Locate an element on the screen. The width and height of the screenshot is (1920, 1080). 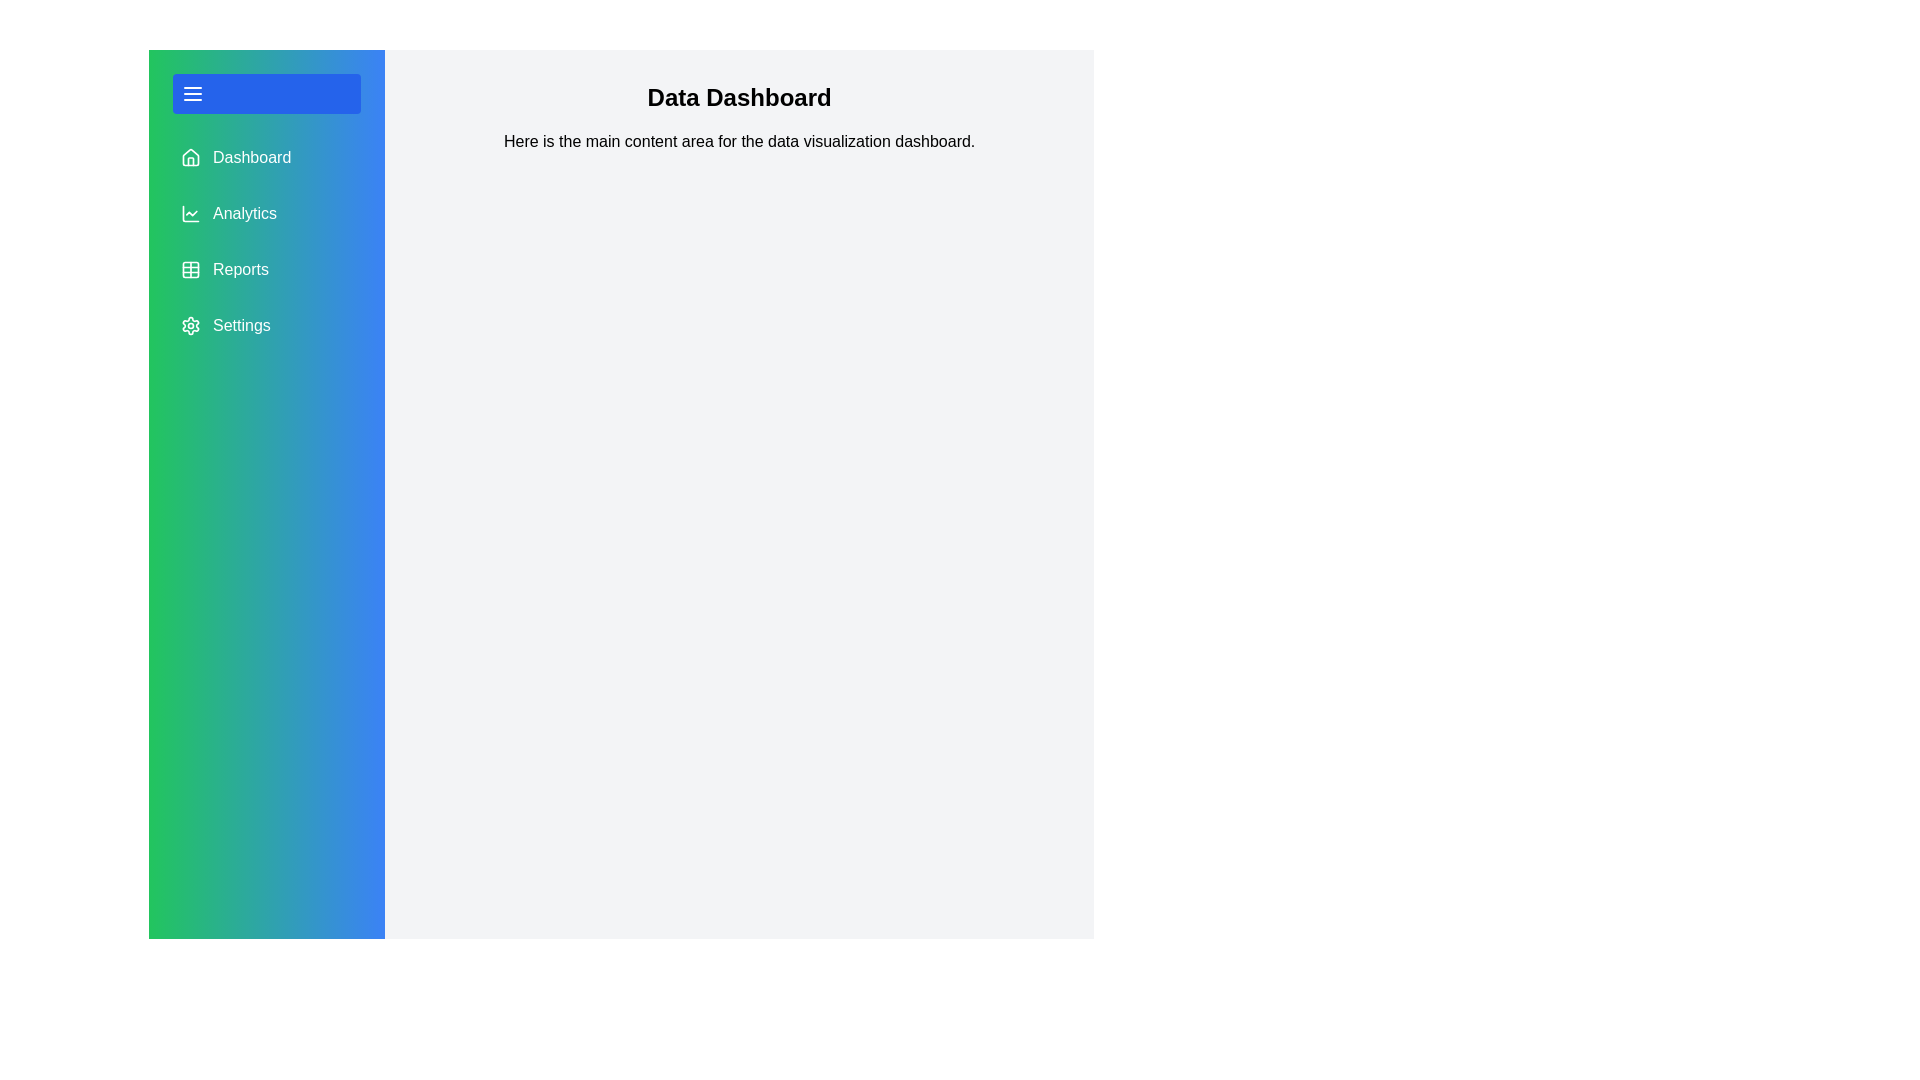
the menu item Settings in the side drawer is located at coordinates (266, 325).